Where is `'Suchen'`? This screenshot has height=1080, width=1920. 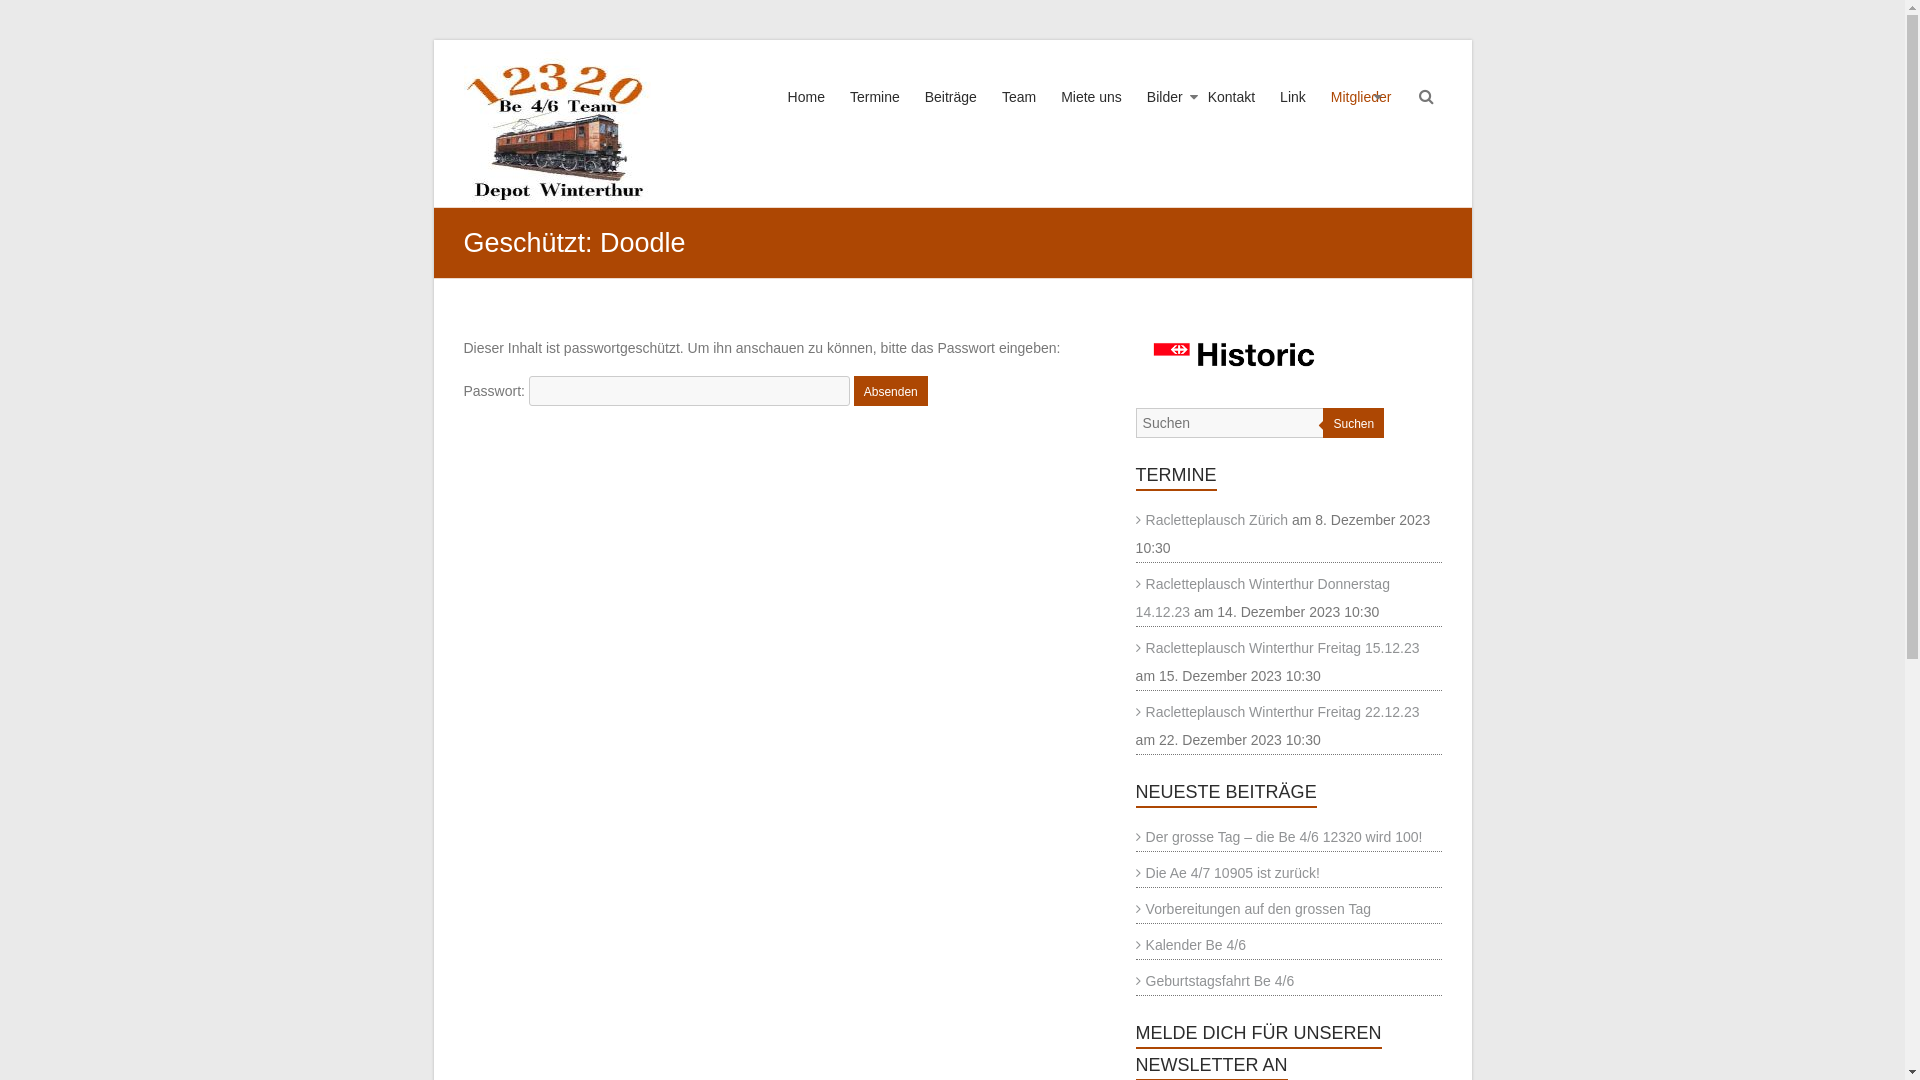 'Suchen' is located at coordinates (1323, 422).